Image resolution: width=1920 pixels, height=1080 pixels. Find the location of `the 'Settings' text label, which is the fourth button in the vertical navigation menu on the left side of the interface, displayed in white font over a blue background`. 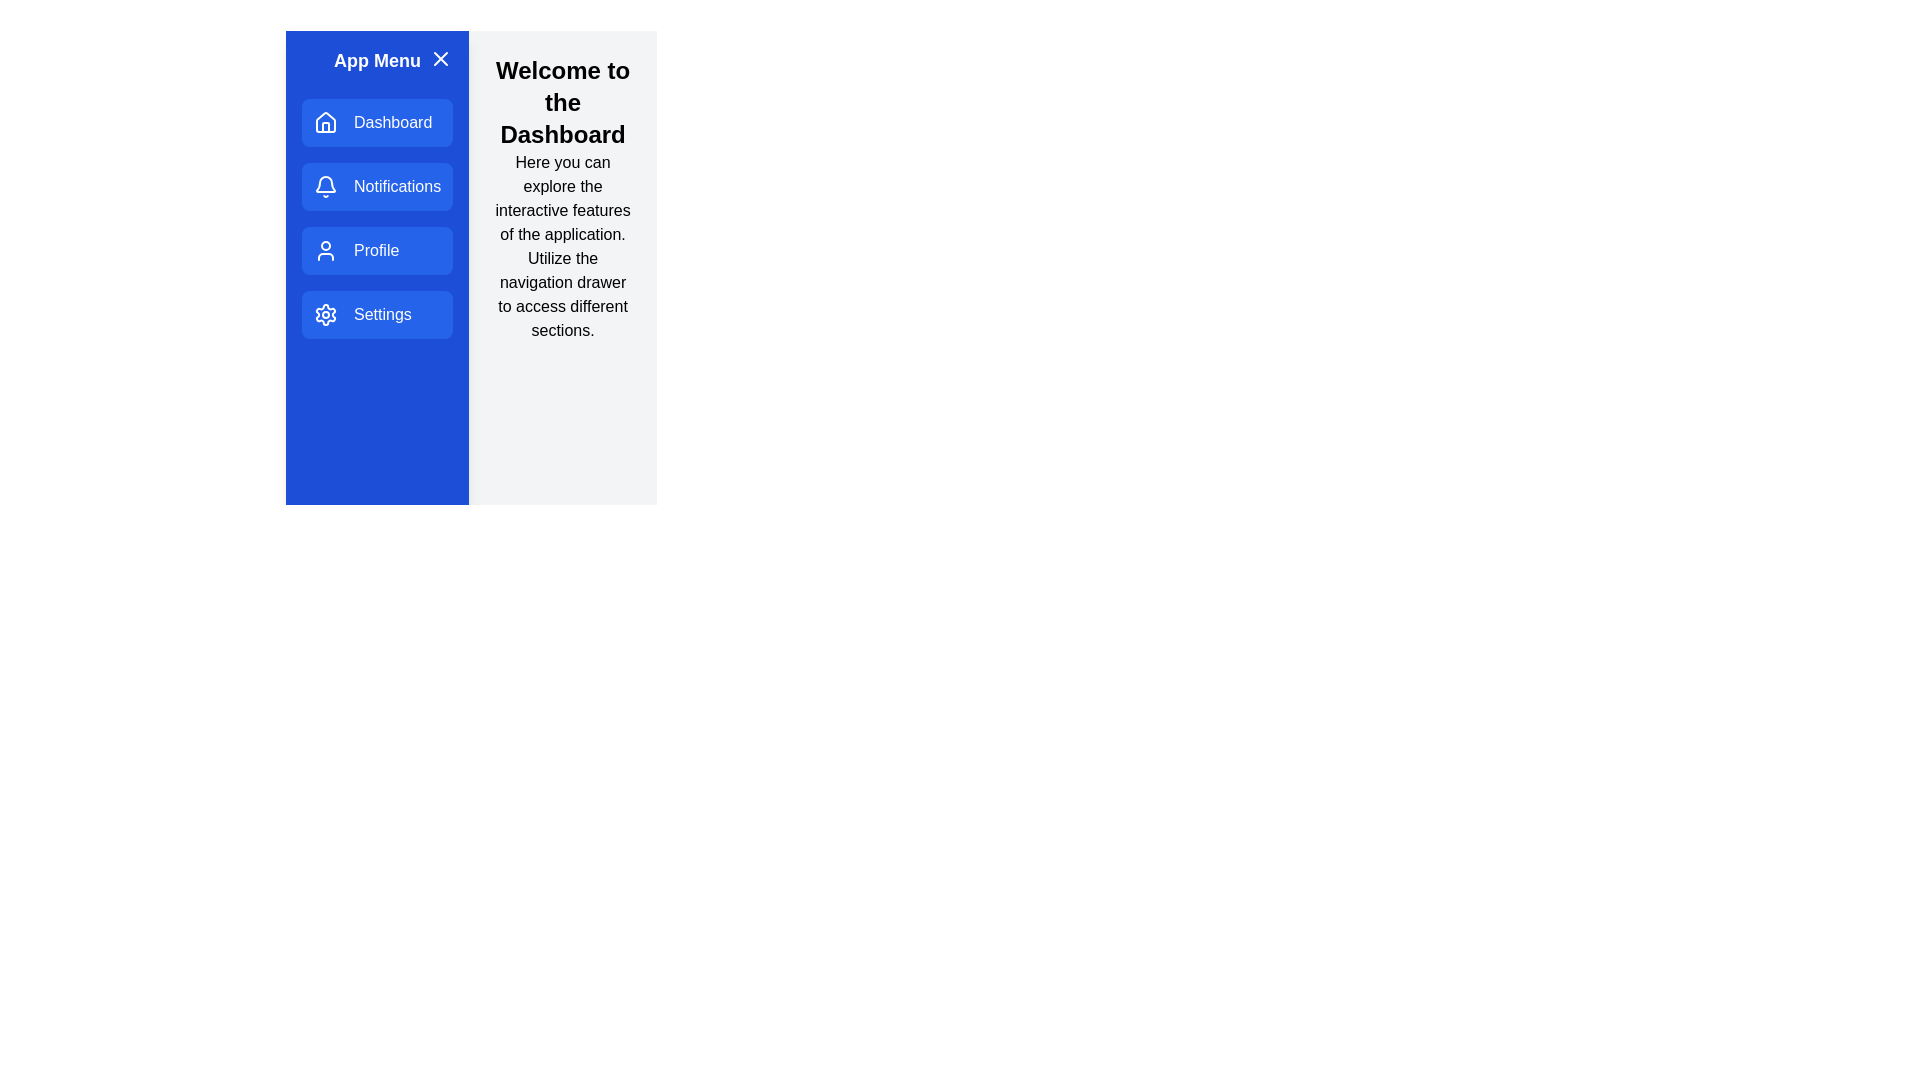

the 'Settings' text label, which is the fourth button in the vertical navigation menu on the left side of the interface, displayed in white font over a blue background is located at coordinates (382, 315).